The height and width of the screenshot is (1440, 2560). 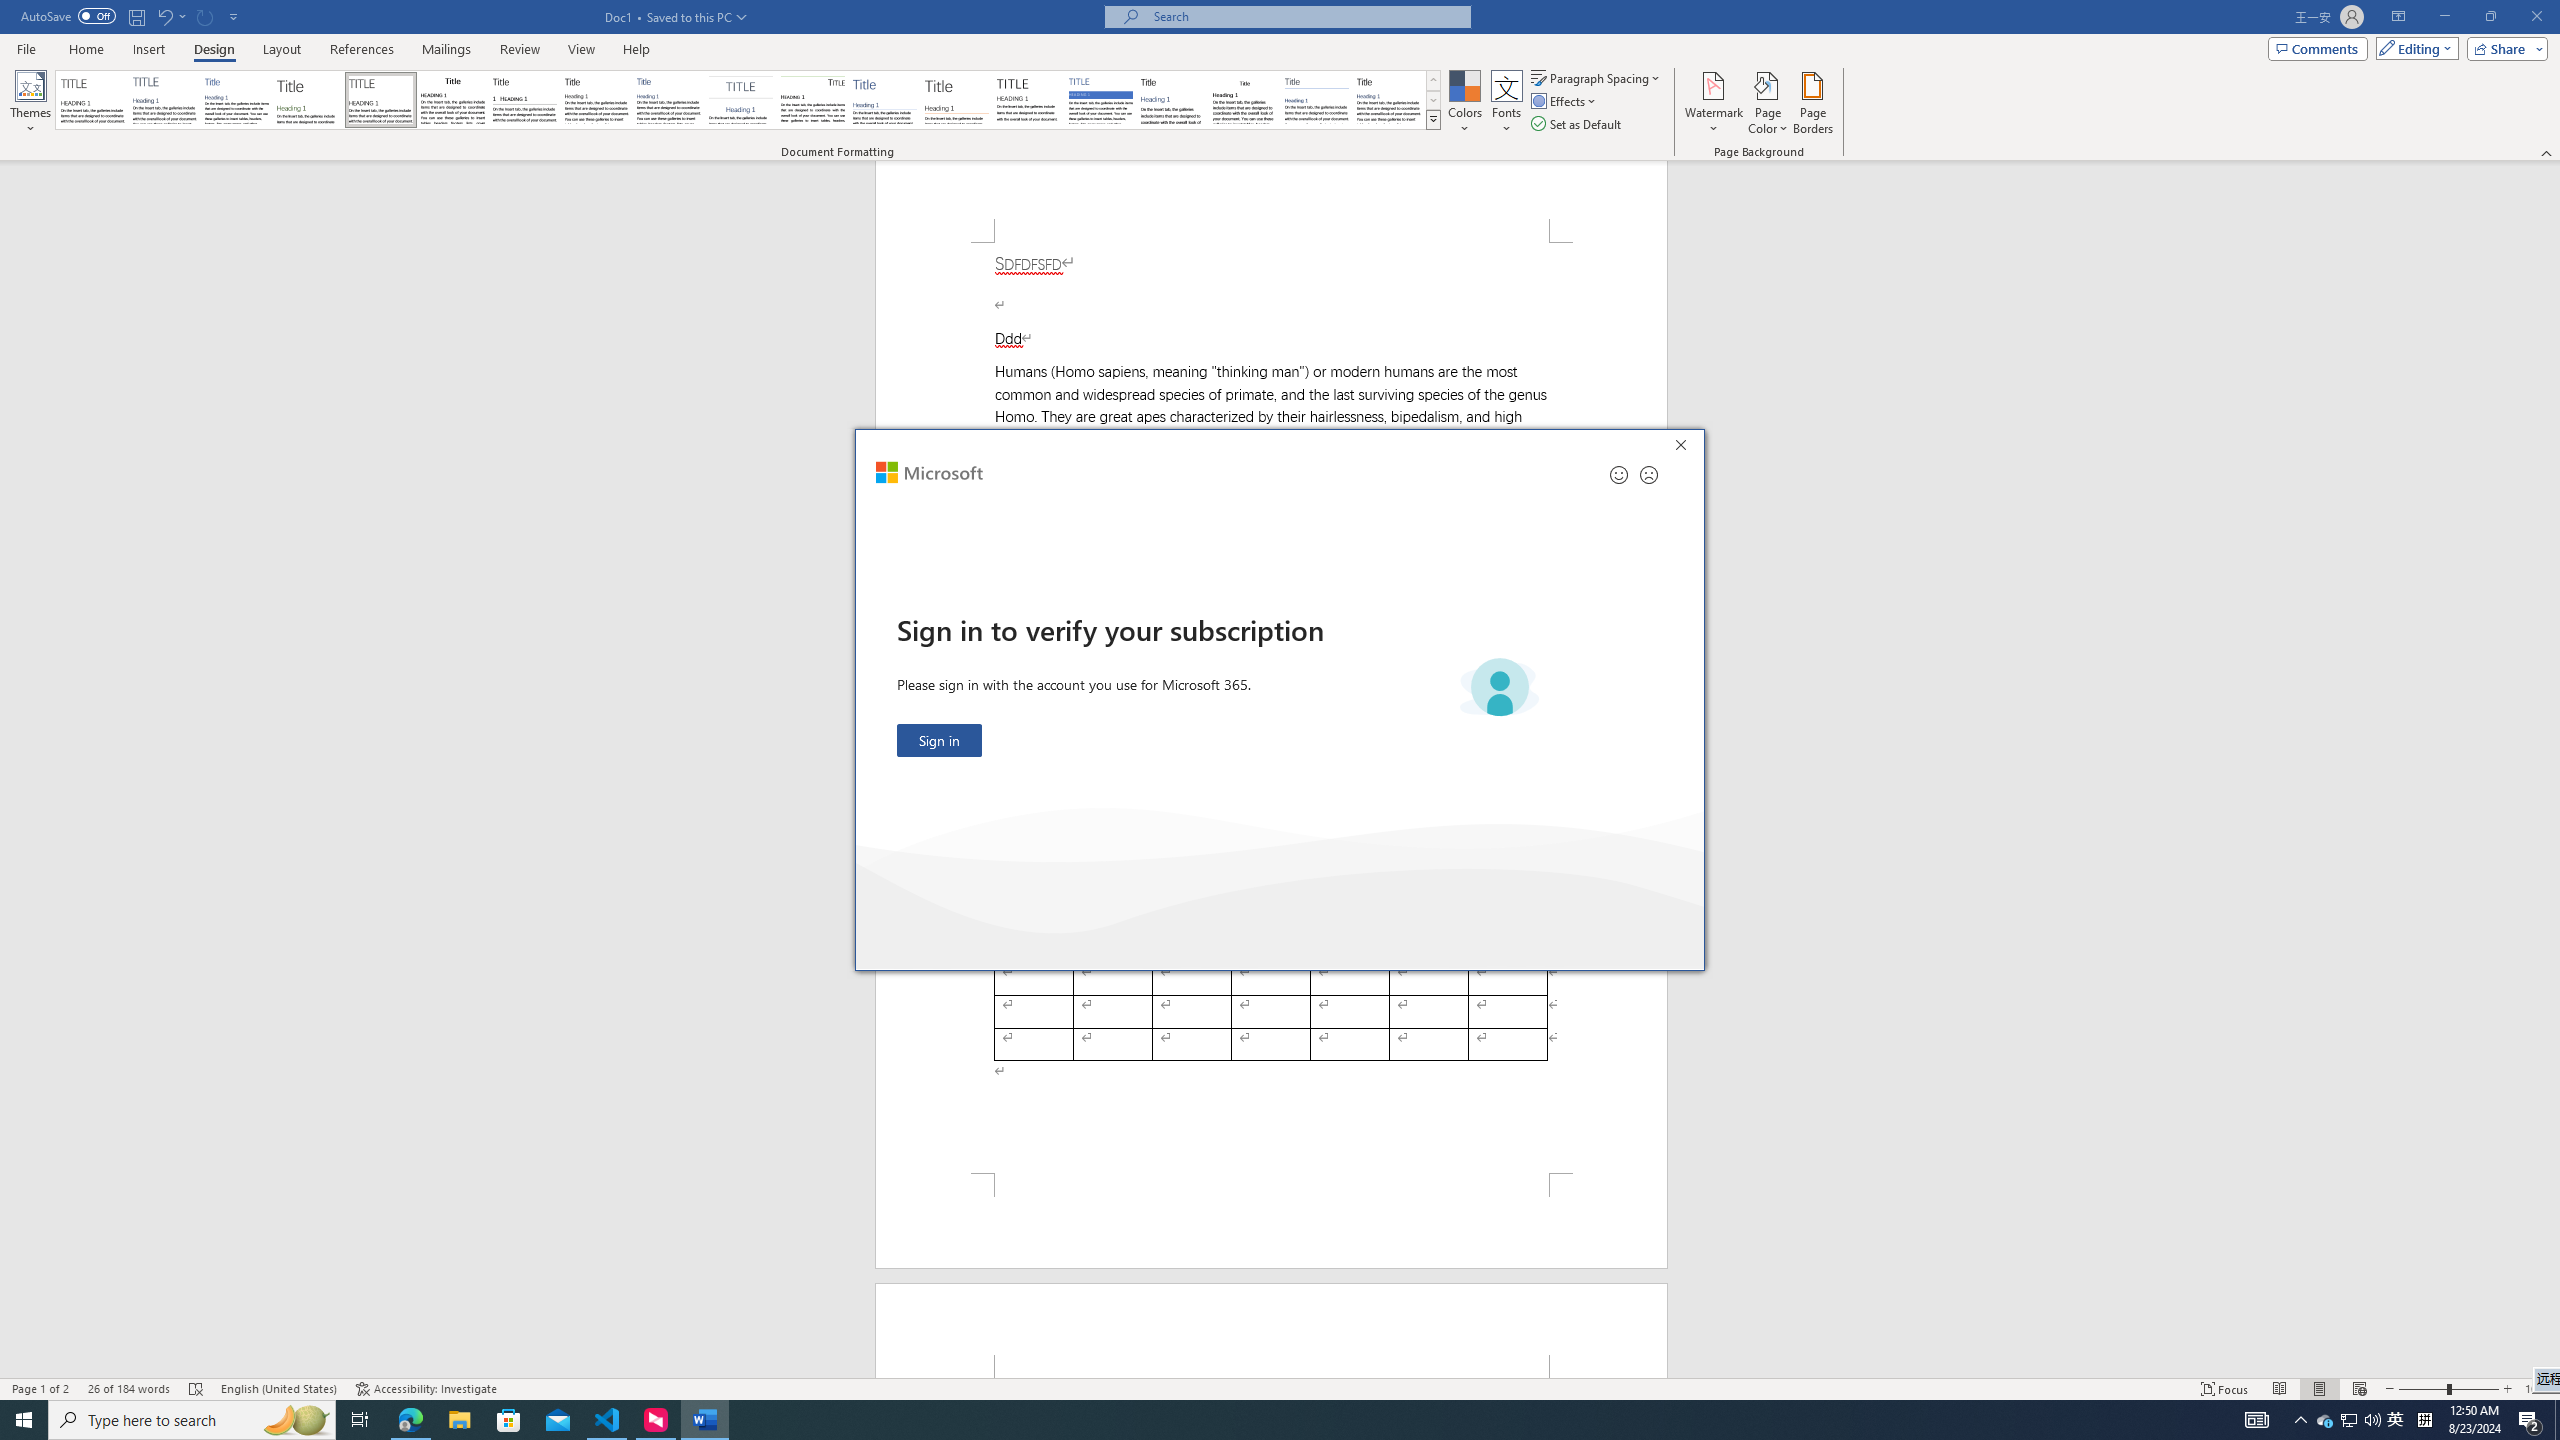 I want to click on 'Themes', so click(x=29, y=103).